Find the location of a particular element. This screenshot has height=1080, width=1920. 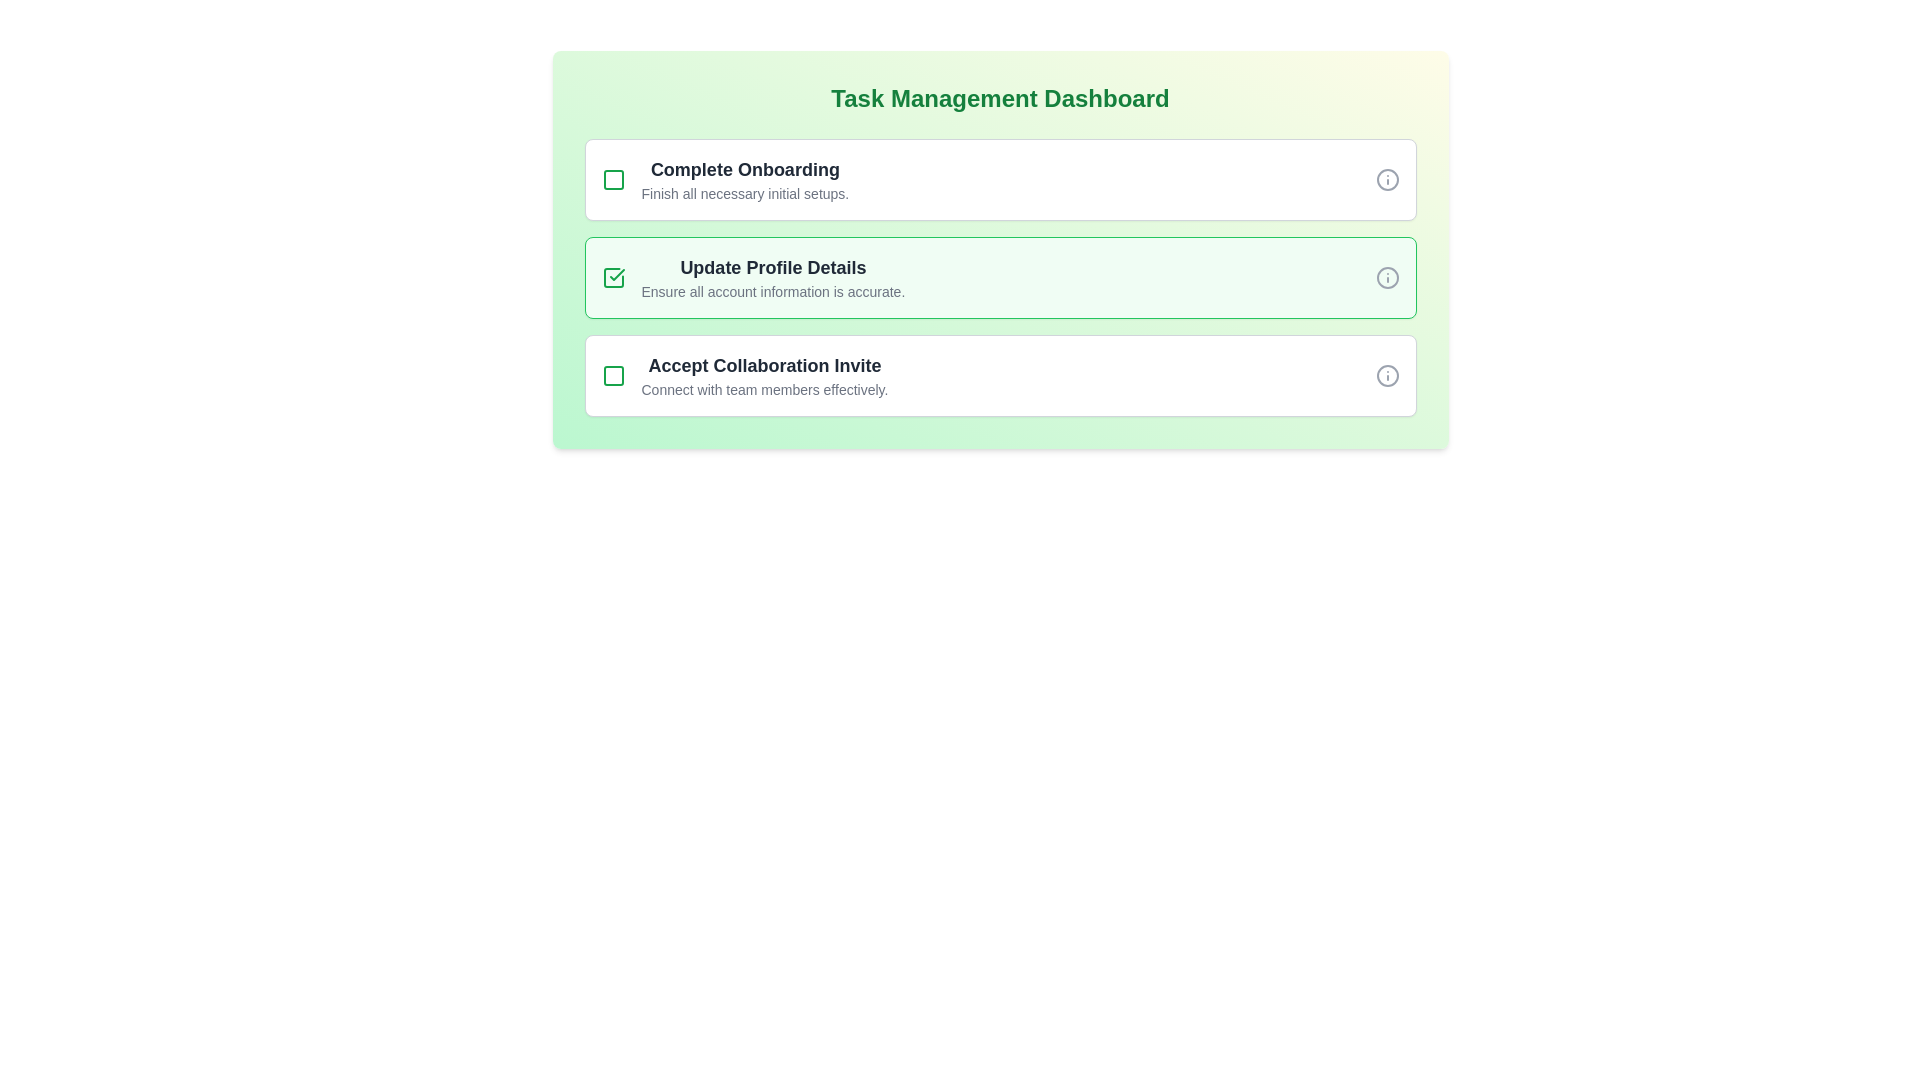

the information icon located on the far right side of the first task card in the dashboard is located at coordinates (1386, 180).